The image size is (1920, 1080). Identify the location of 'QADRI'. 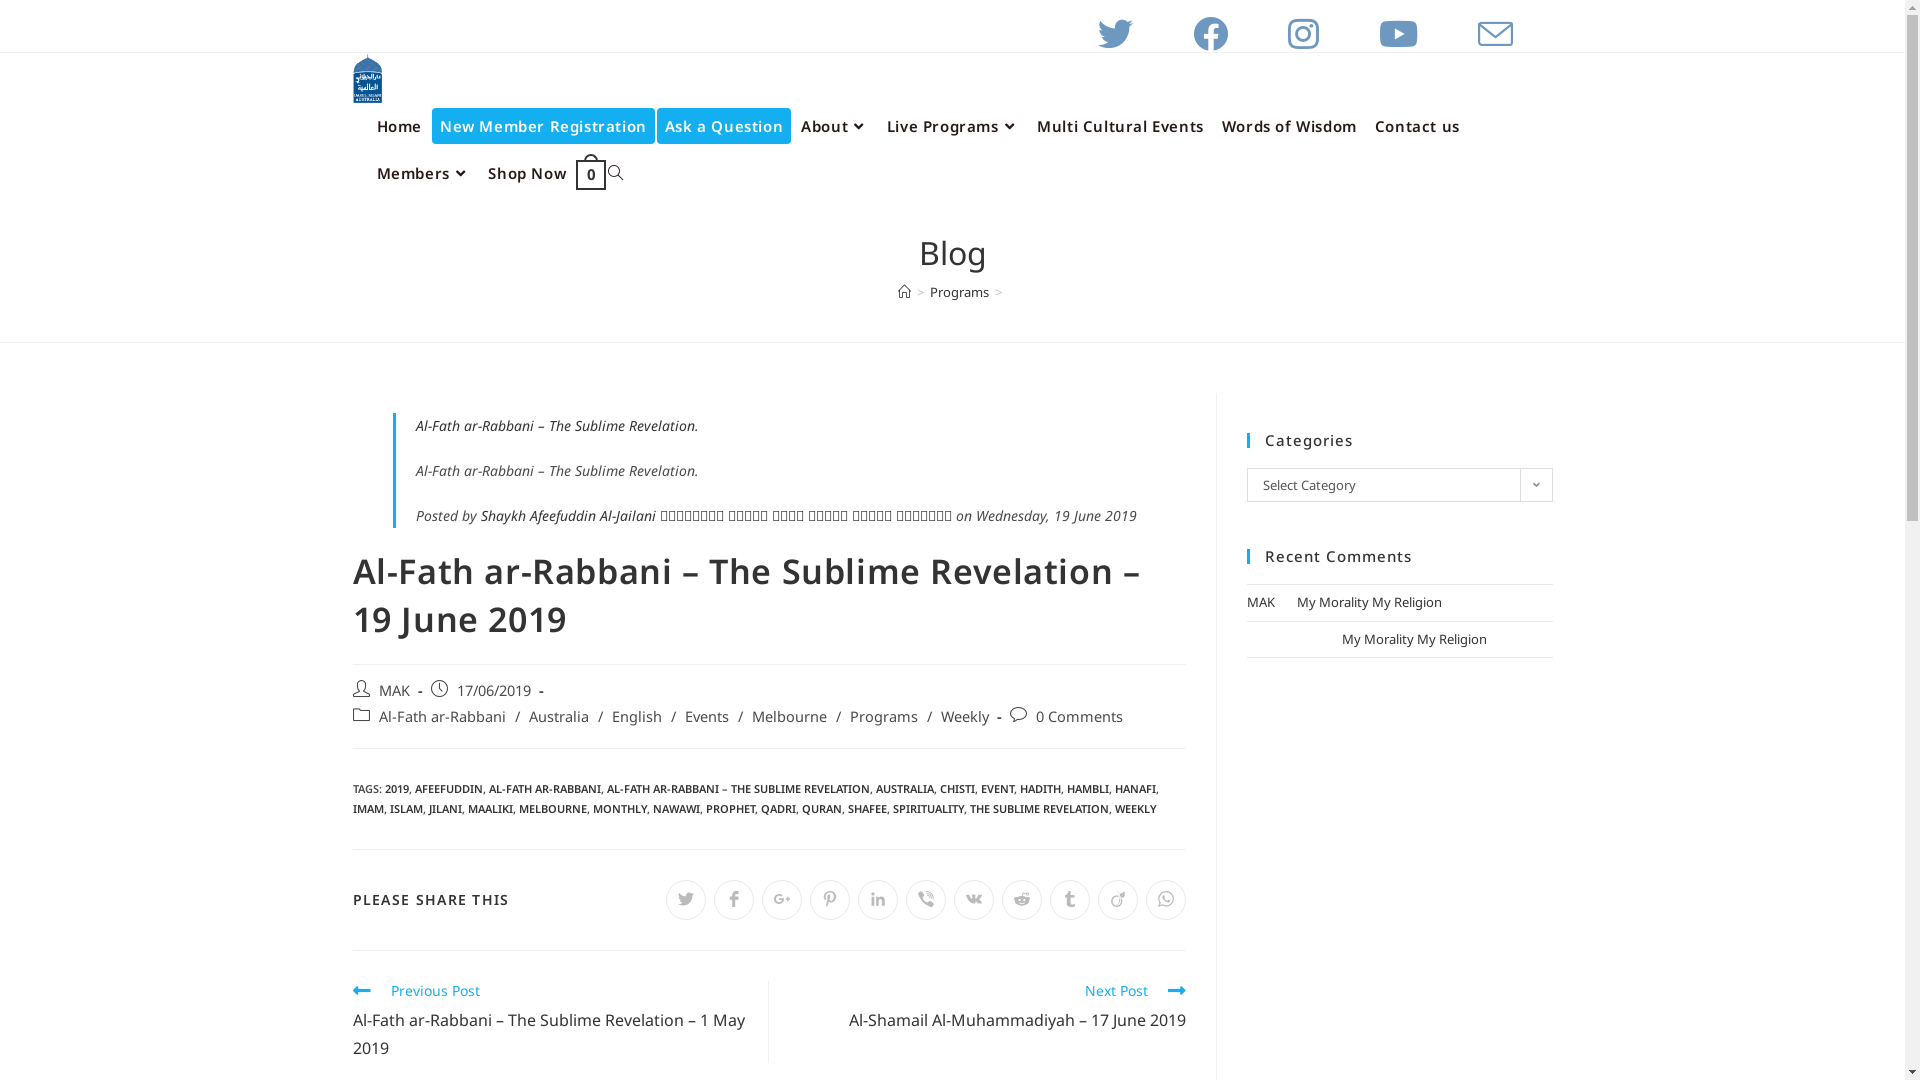
(776, 807).